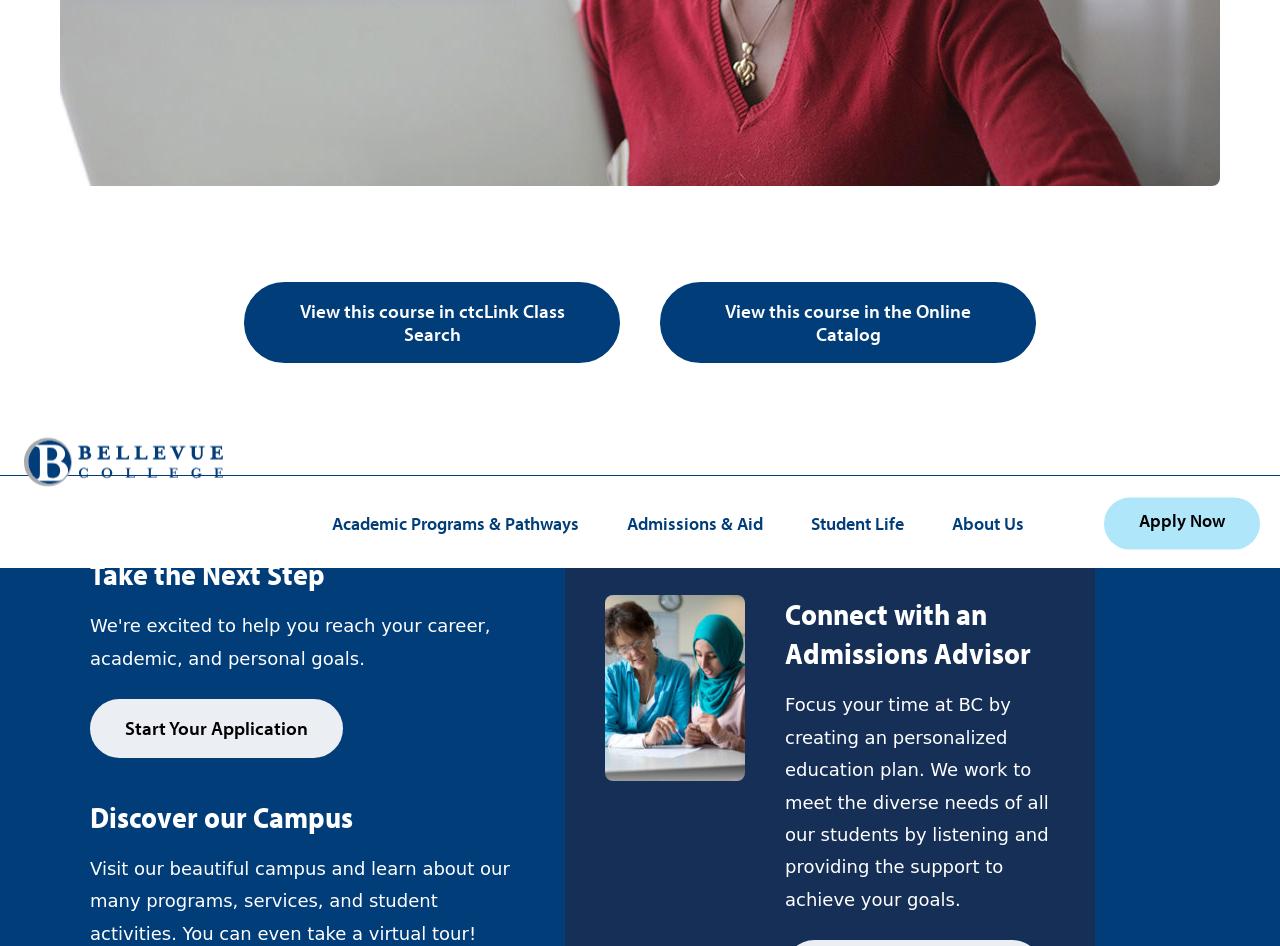 Image resolution: width=1280 pixels, height=946 pixels. What do you see at coordinates (297, 344) in the screenshot?
I see `'© 2023 Bellevue College. All Rights Reserved.'` at bounding box center [297, 344].